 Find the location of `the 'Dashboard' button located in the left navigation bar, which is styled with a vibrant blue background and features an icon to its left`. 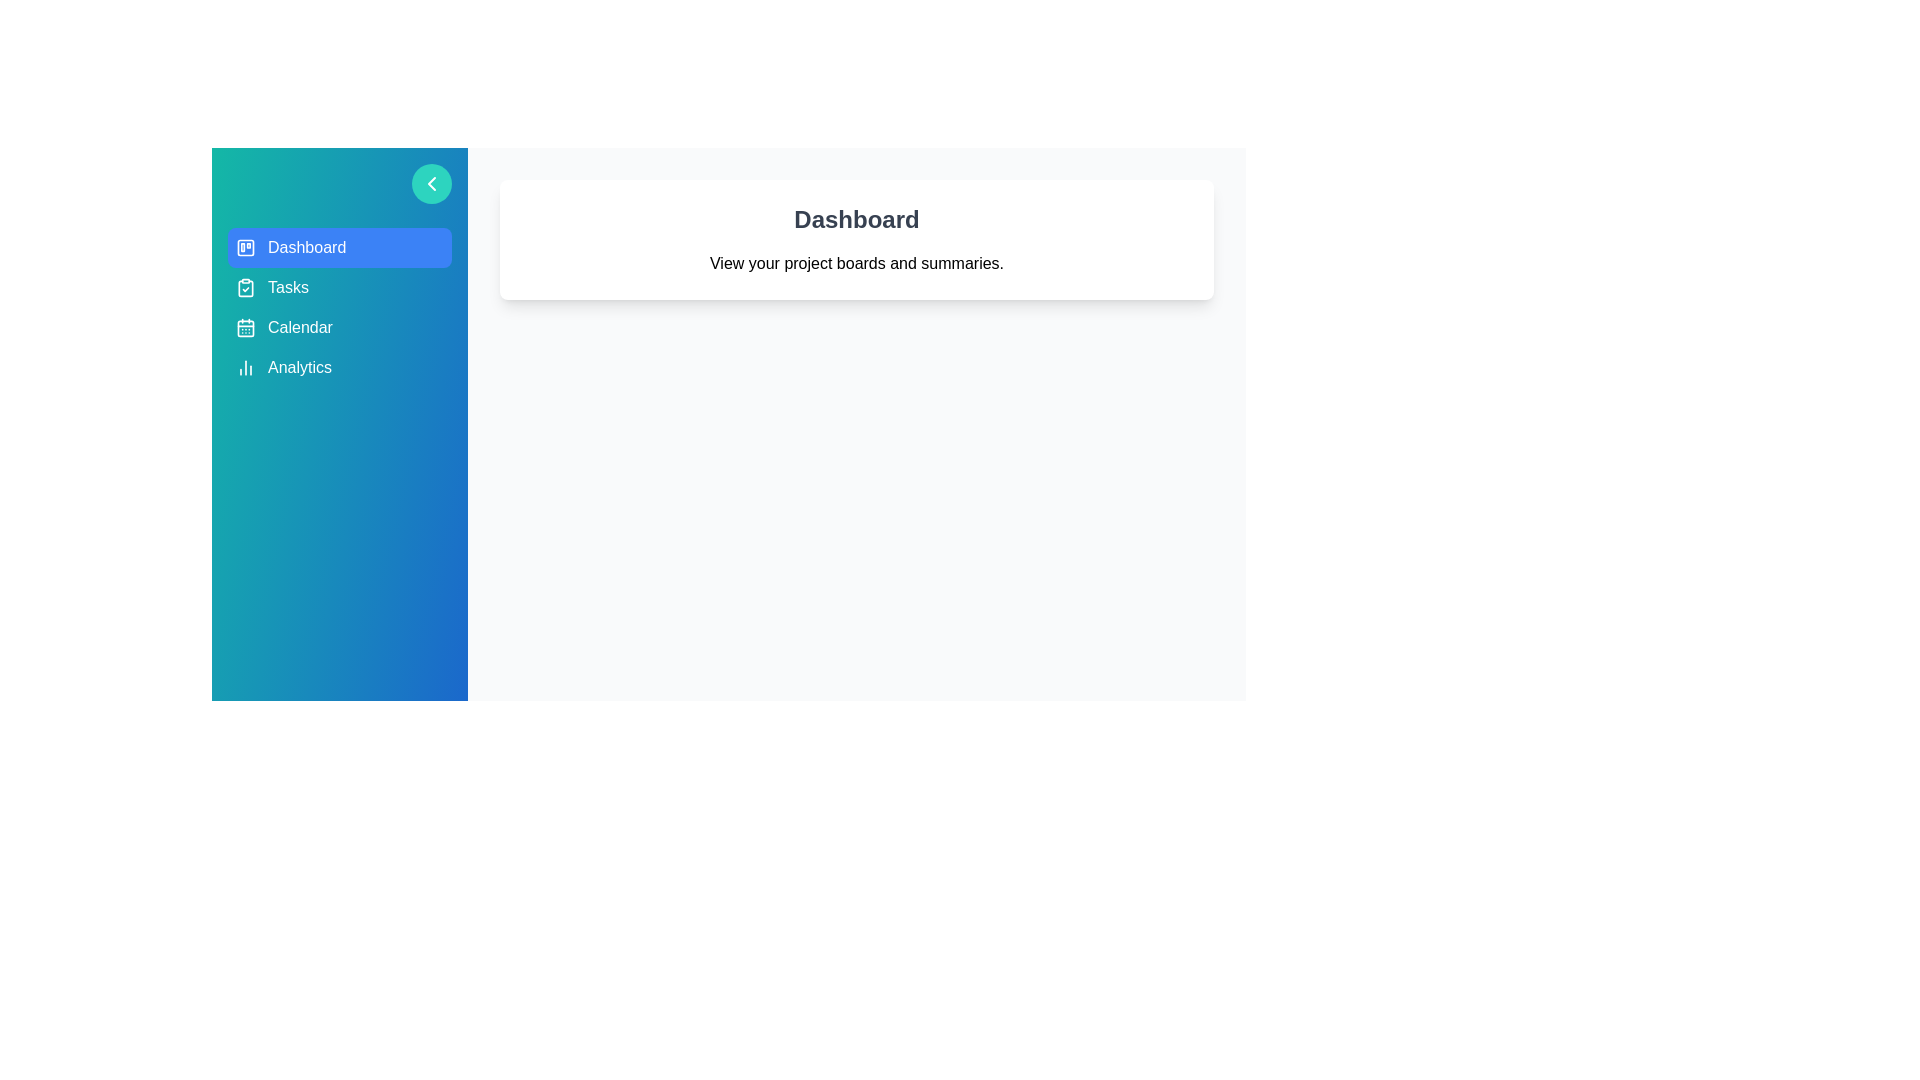

the 'Dashboard' button located in the left navigation bar, which is styled with a vibrant blue background and features an icon to its left is located at coordinates (306, 246).